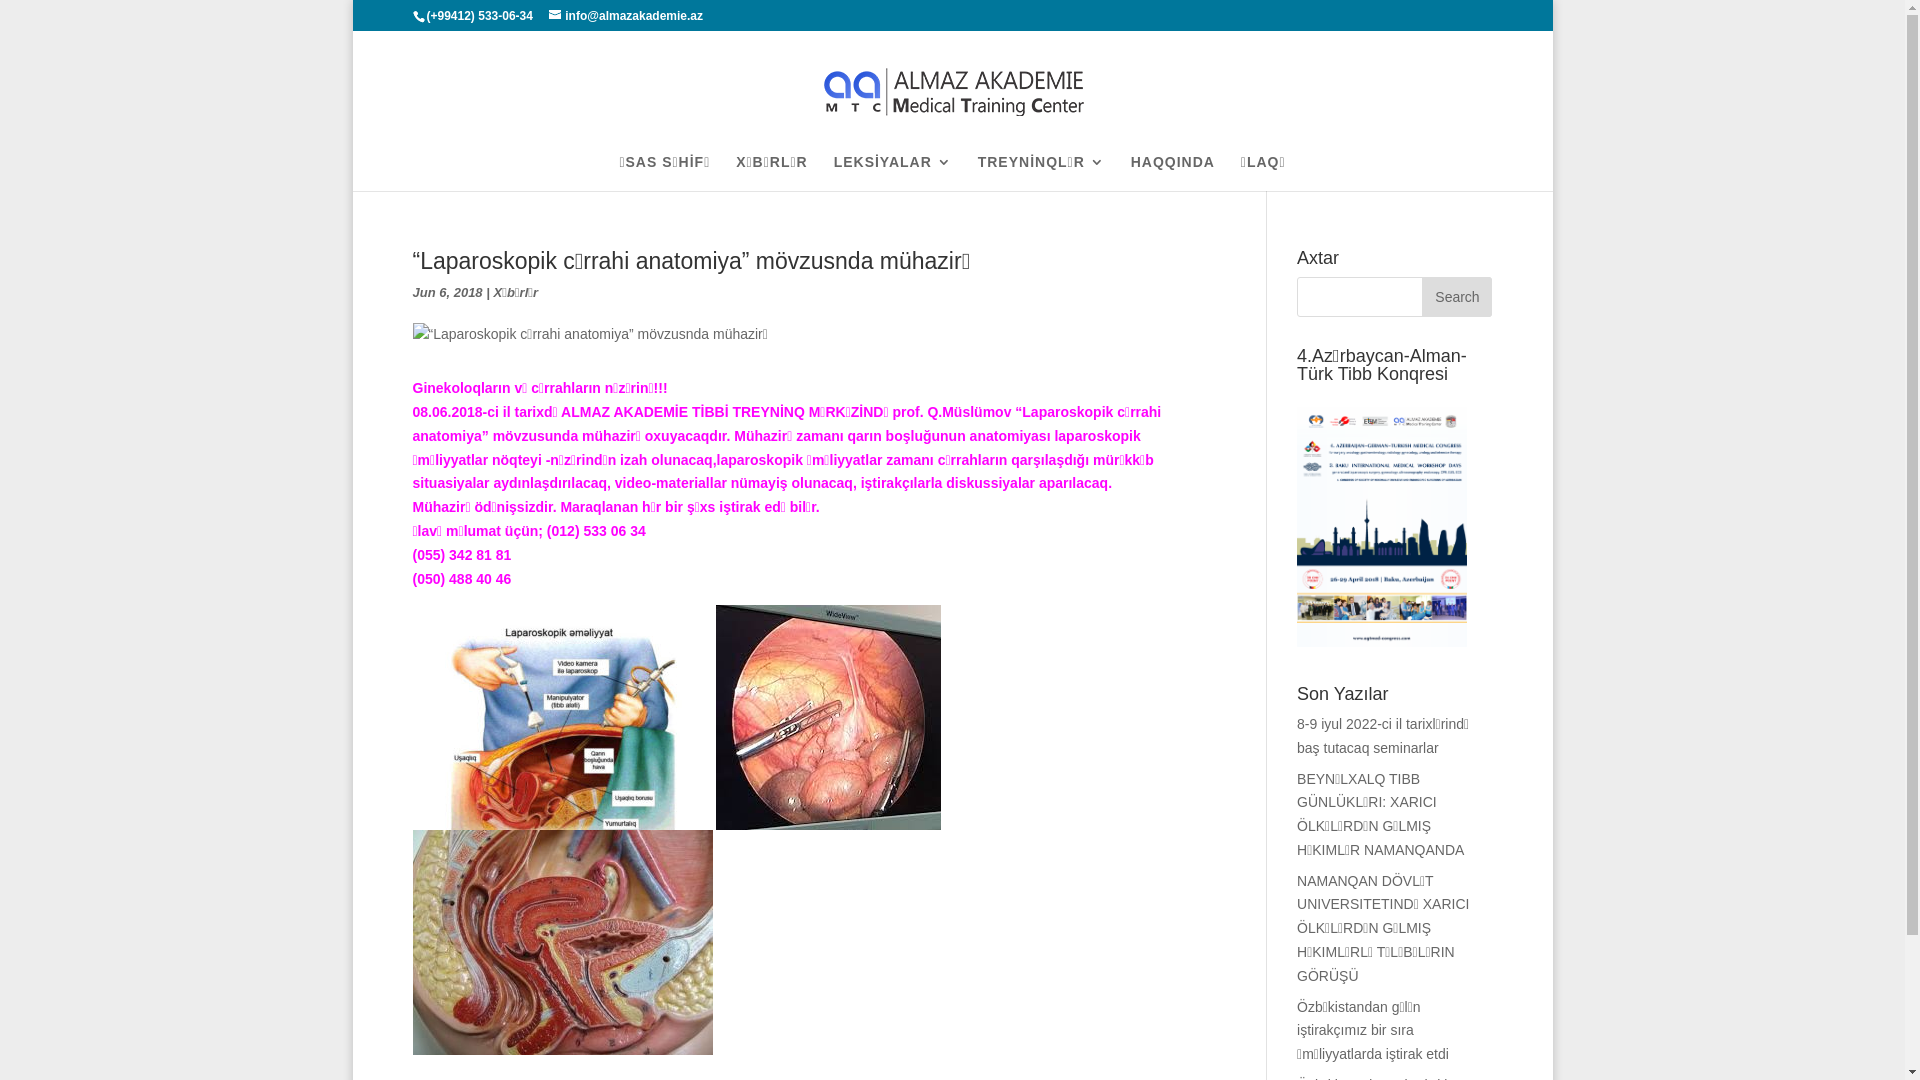 This screenshot has width=1920, height=1080. What do you see at coordinates (1457, 297) in the screenshot?
I see `'Search'` at bounding box center [1457, 297].